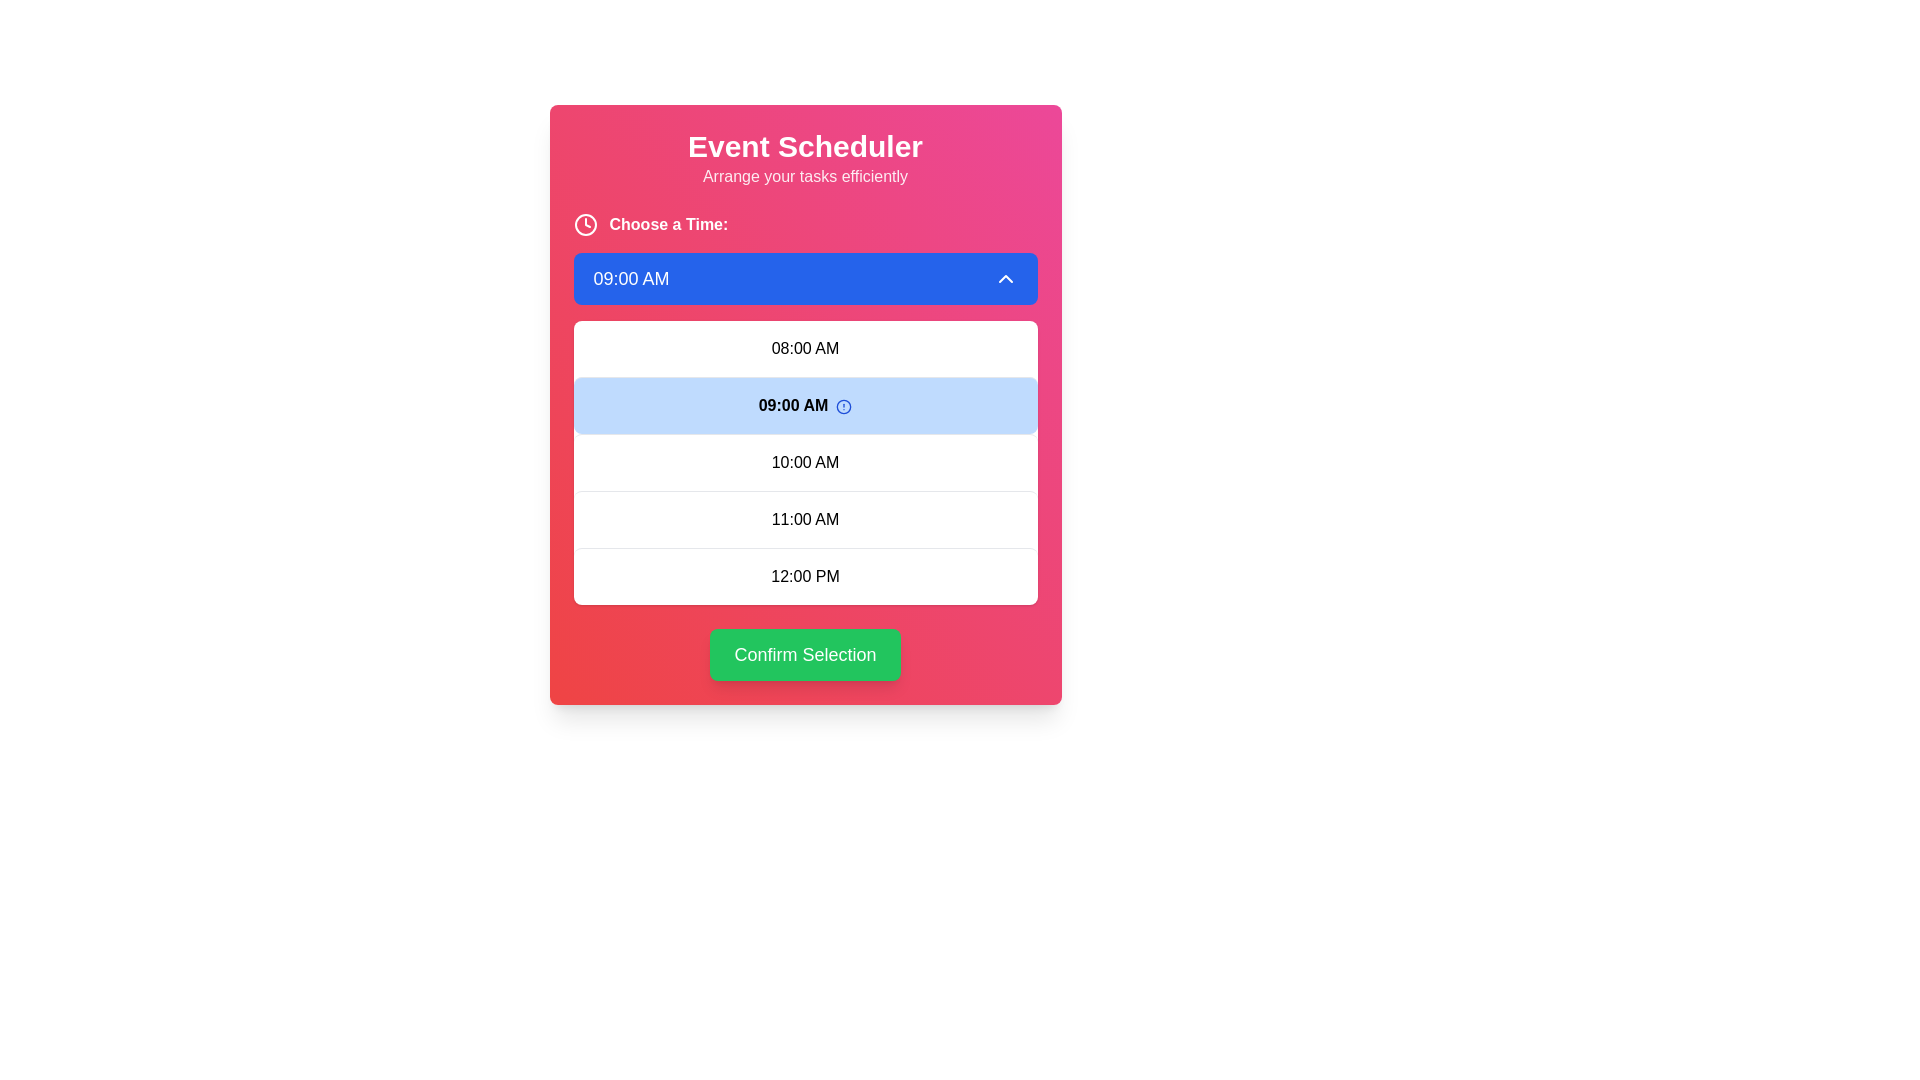 This screenshot has height=1080, width=1920. I want to click on the 'Confirm Selection' button, which is a green rectangular button with rounded corners located at the bottom center of the interface card, so click(805, 655).